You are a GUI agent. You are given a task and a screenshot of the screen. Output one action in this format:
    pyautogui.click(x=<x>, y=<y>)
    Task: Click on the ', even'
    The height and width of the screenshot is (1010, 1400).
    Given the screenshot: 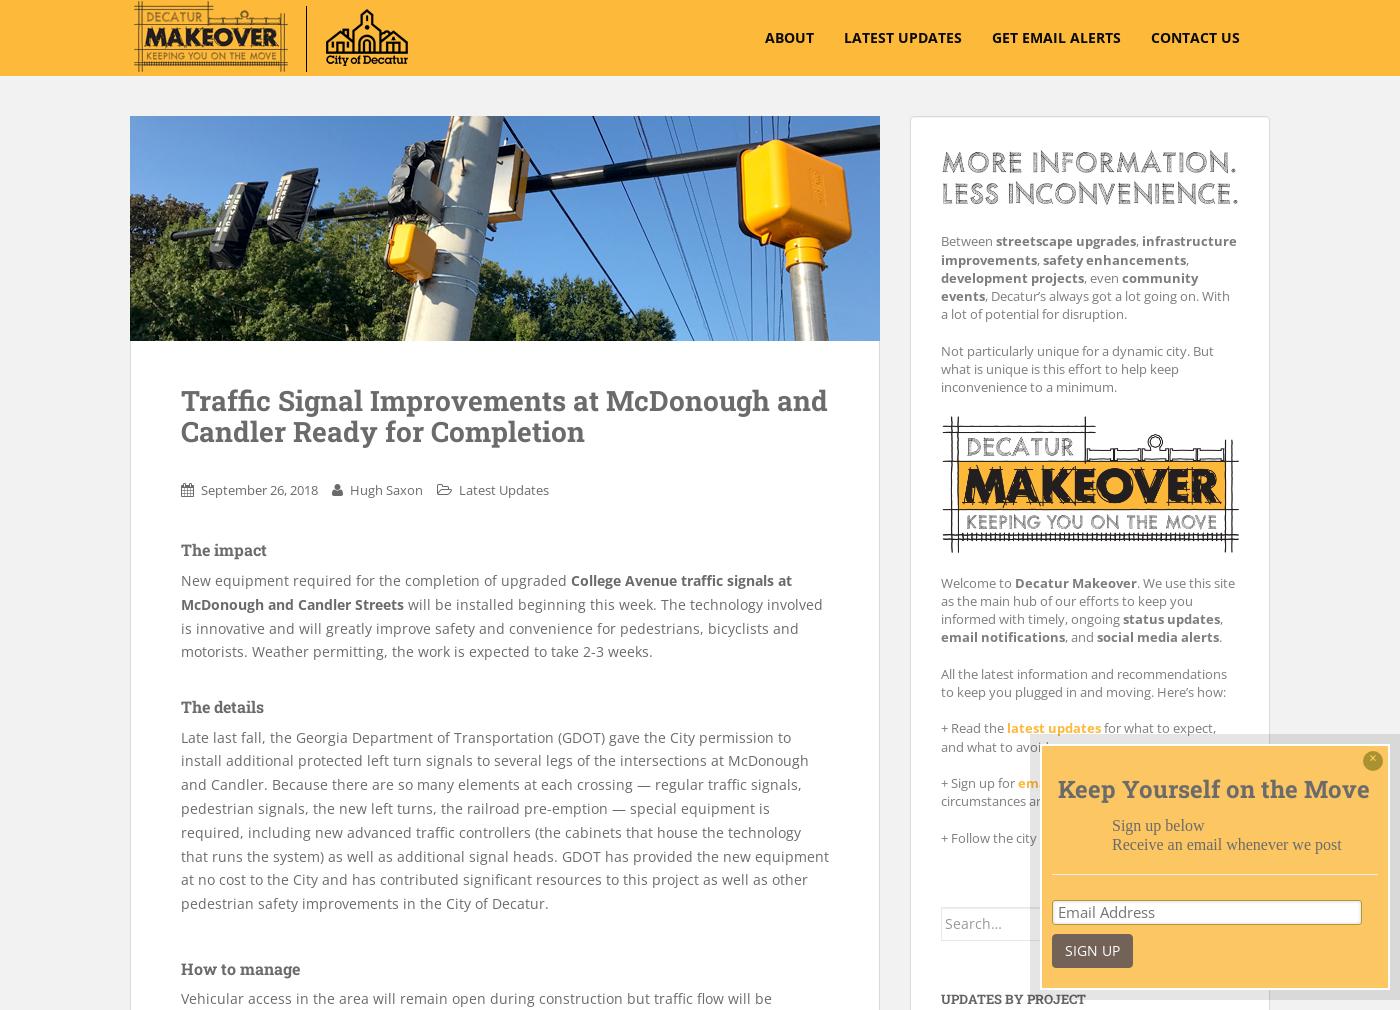 What is the action you would take?
    pyautogui.click(x=1084, y=277)
    